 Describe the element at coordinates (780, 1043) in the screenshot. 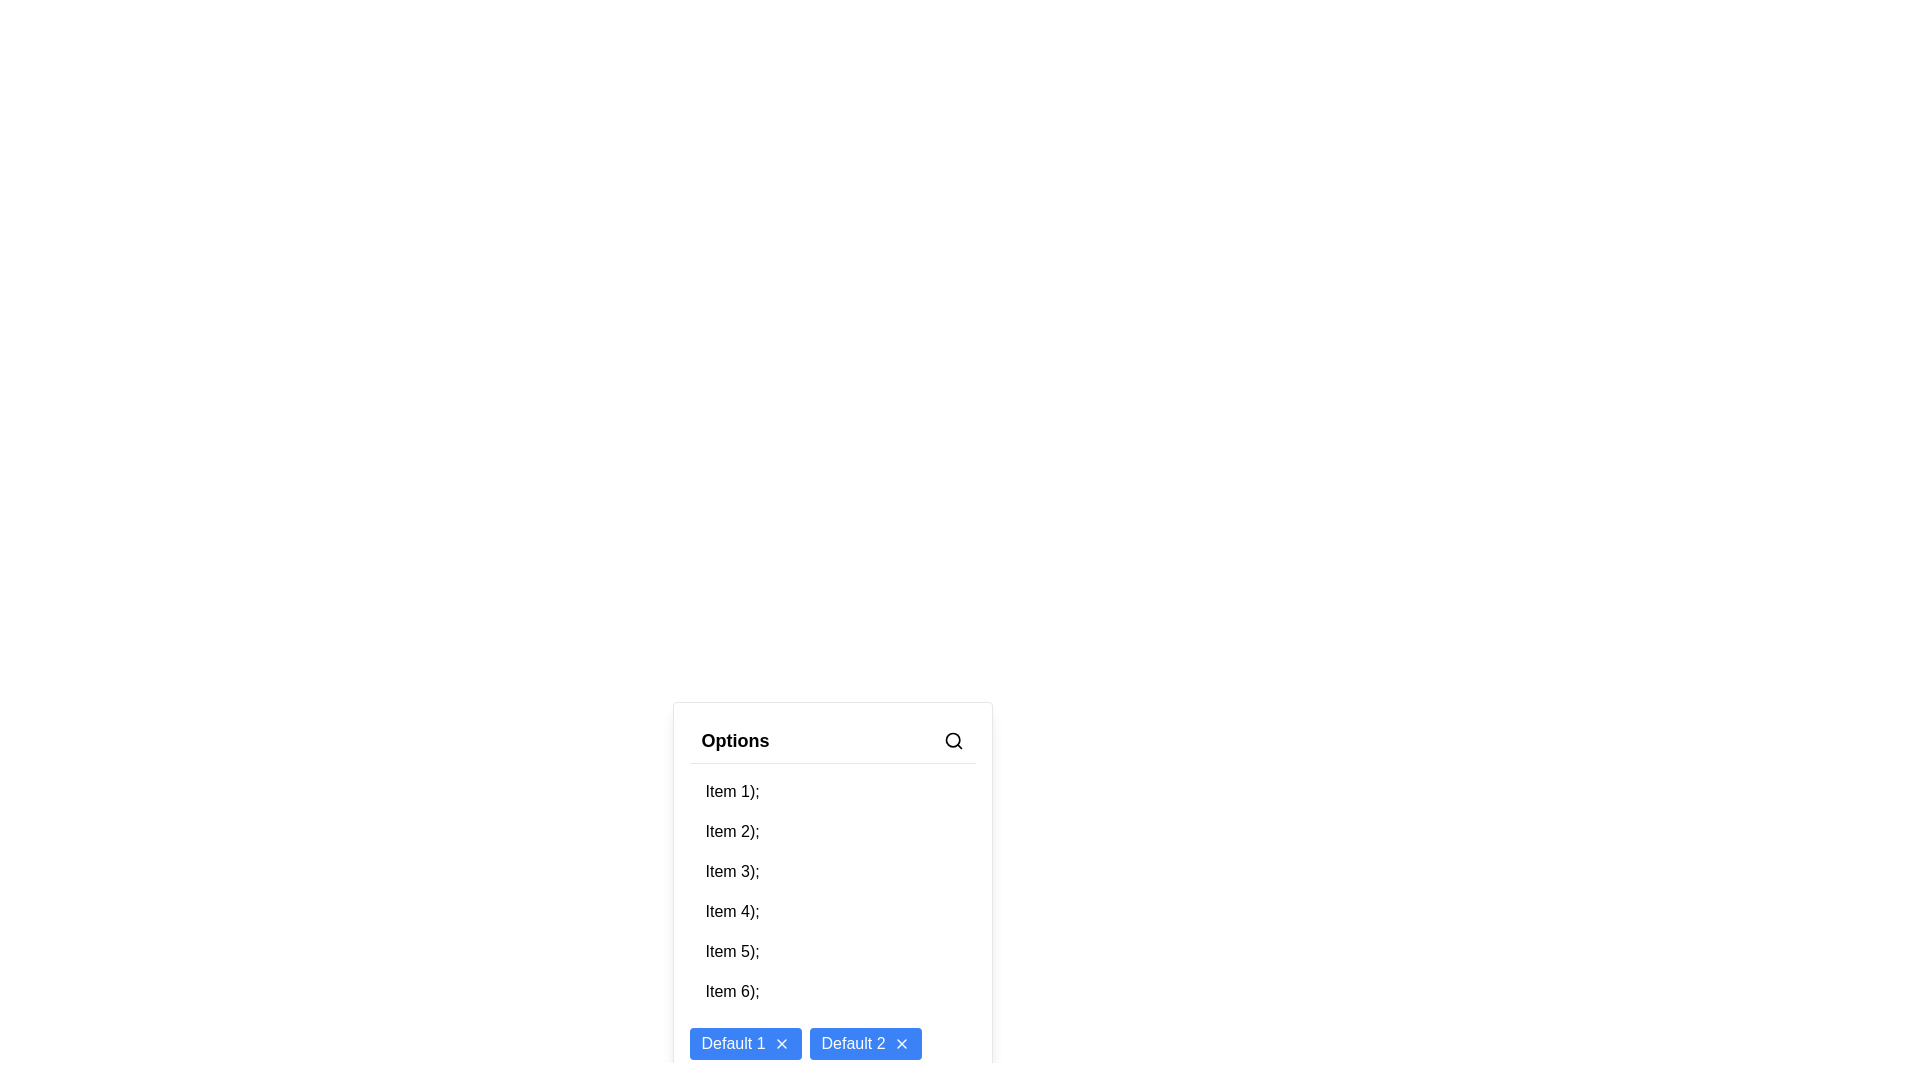

I see `the icon button located inside the 'Default 1' button` at that location.